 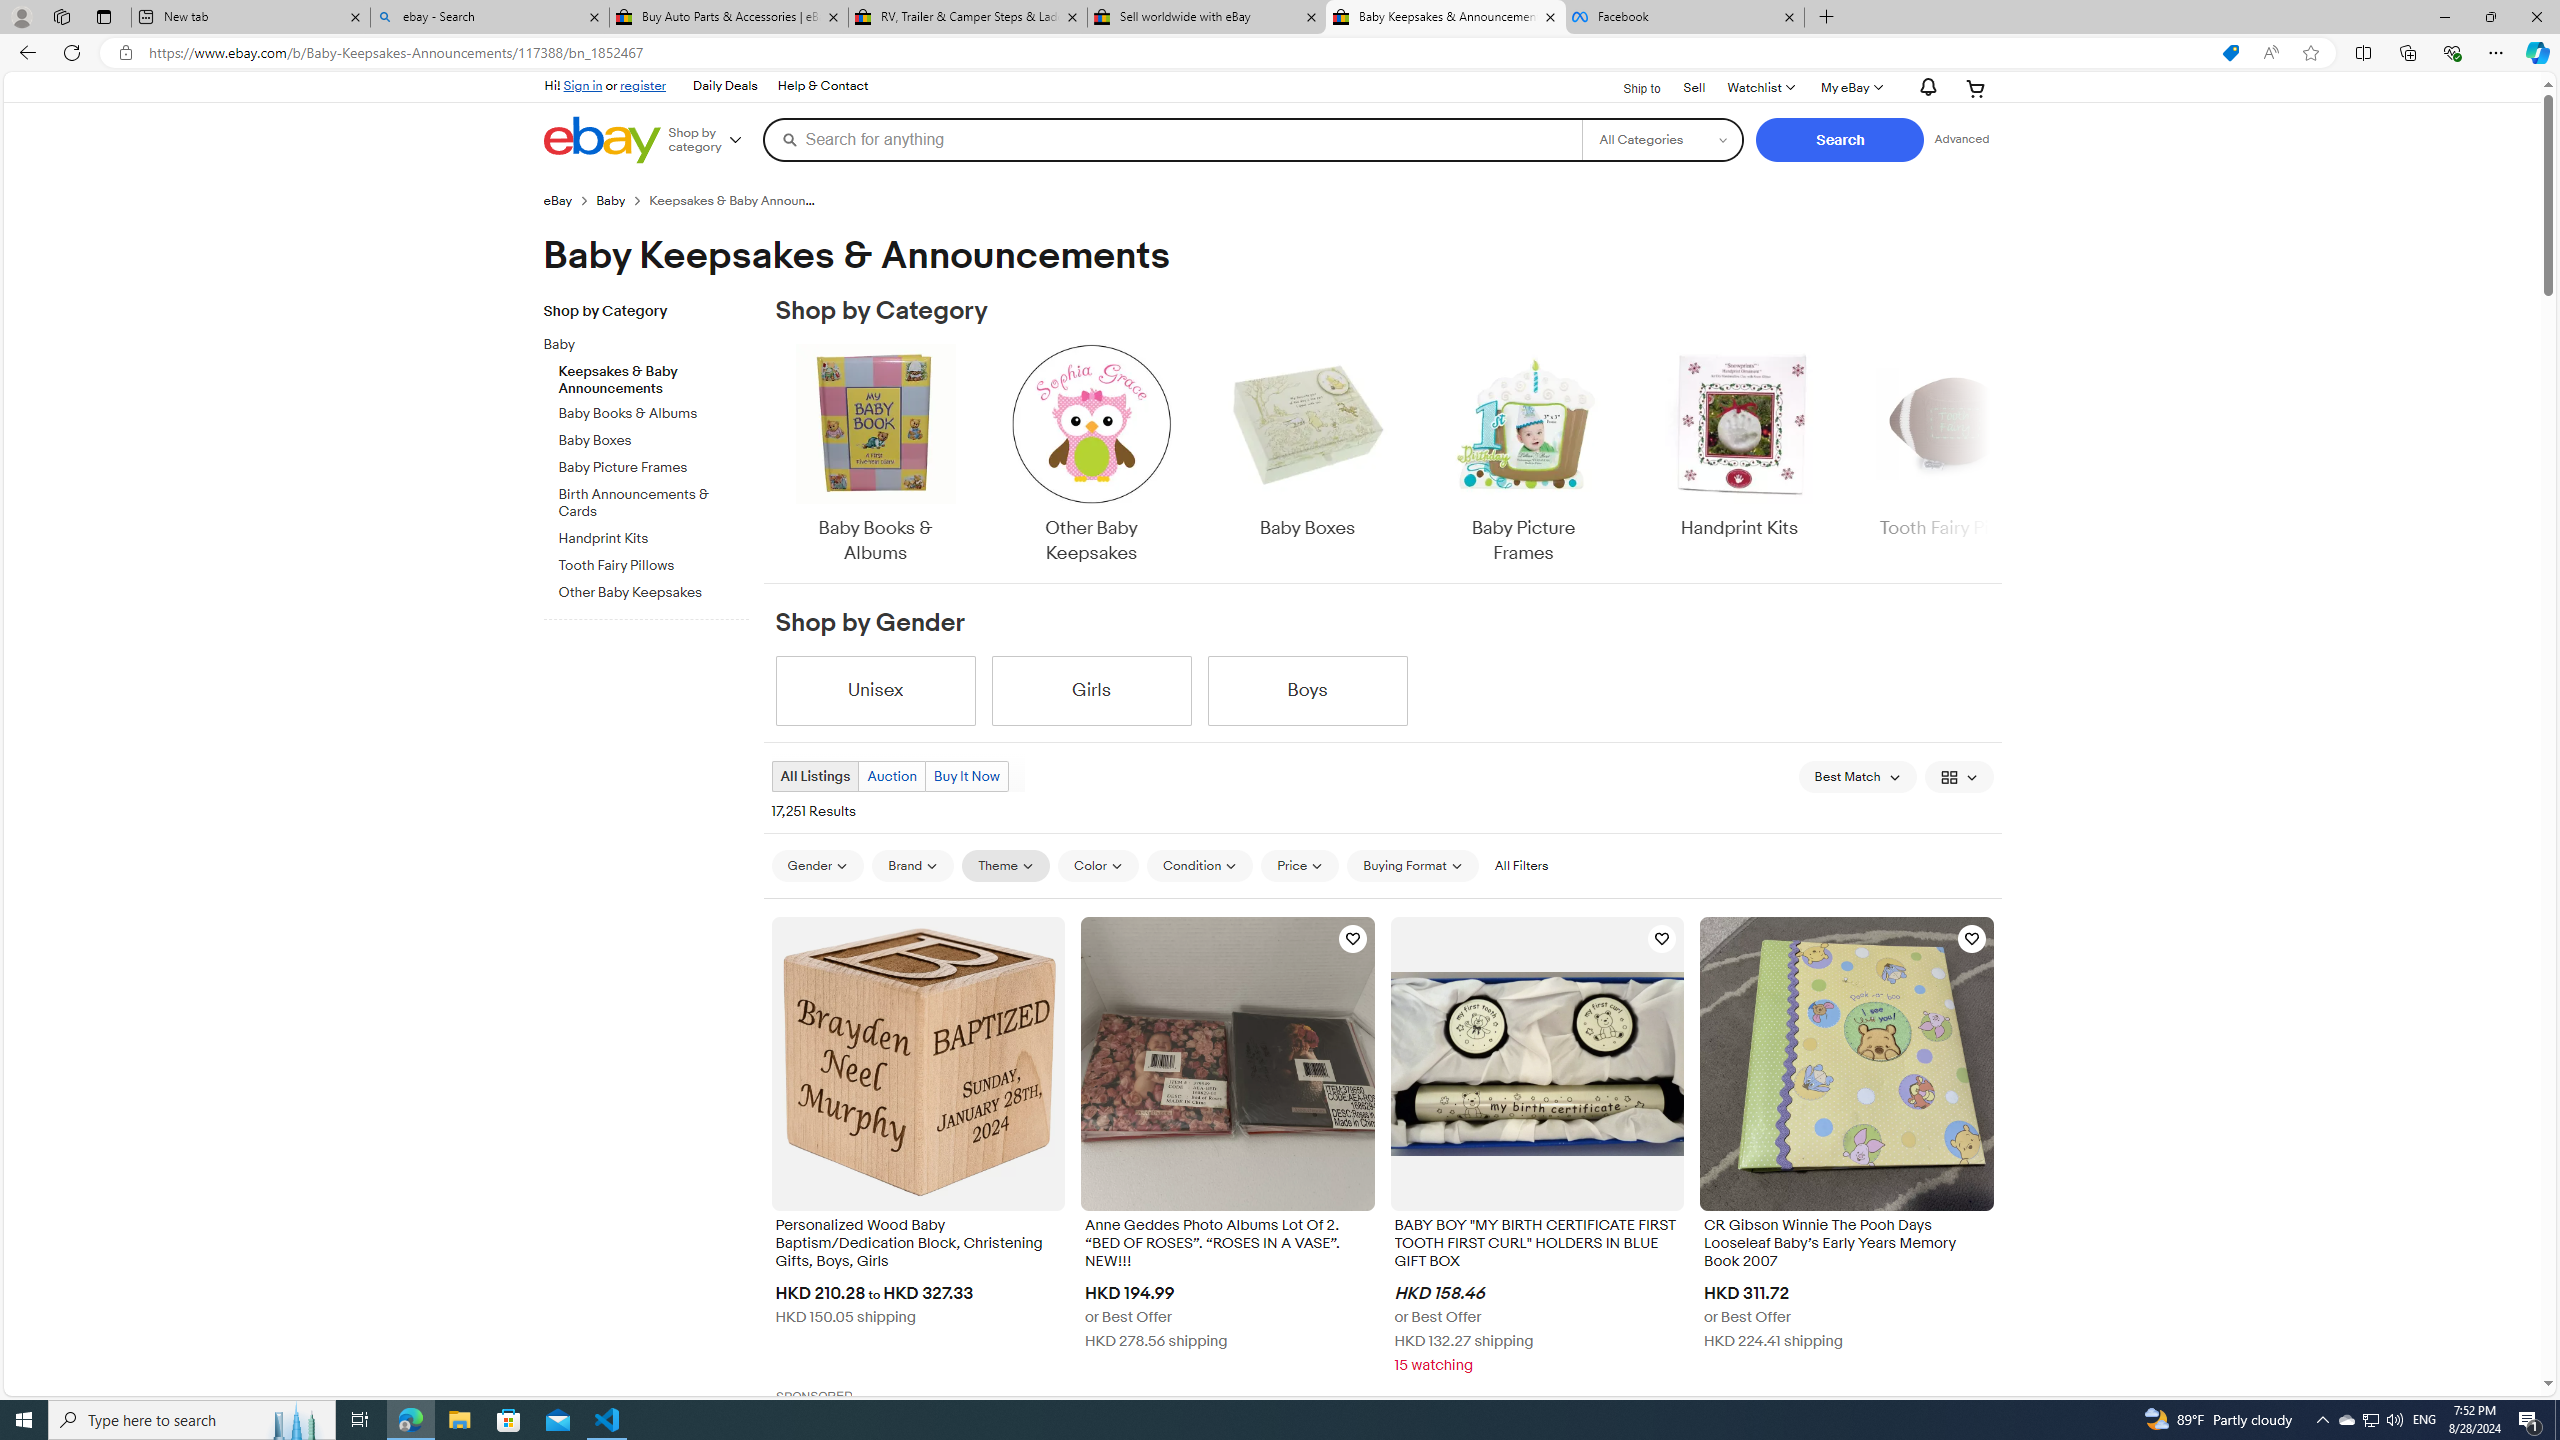 I want to click on 'Advanced Search', so click(x=1961, y=138).